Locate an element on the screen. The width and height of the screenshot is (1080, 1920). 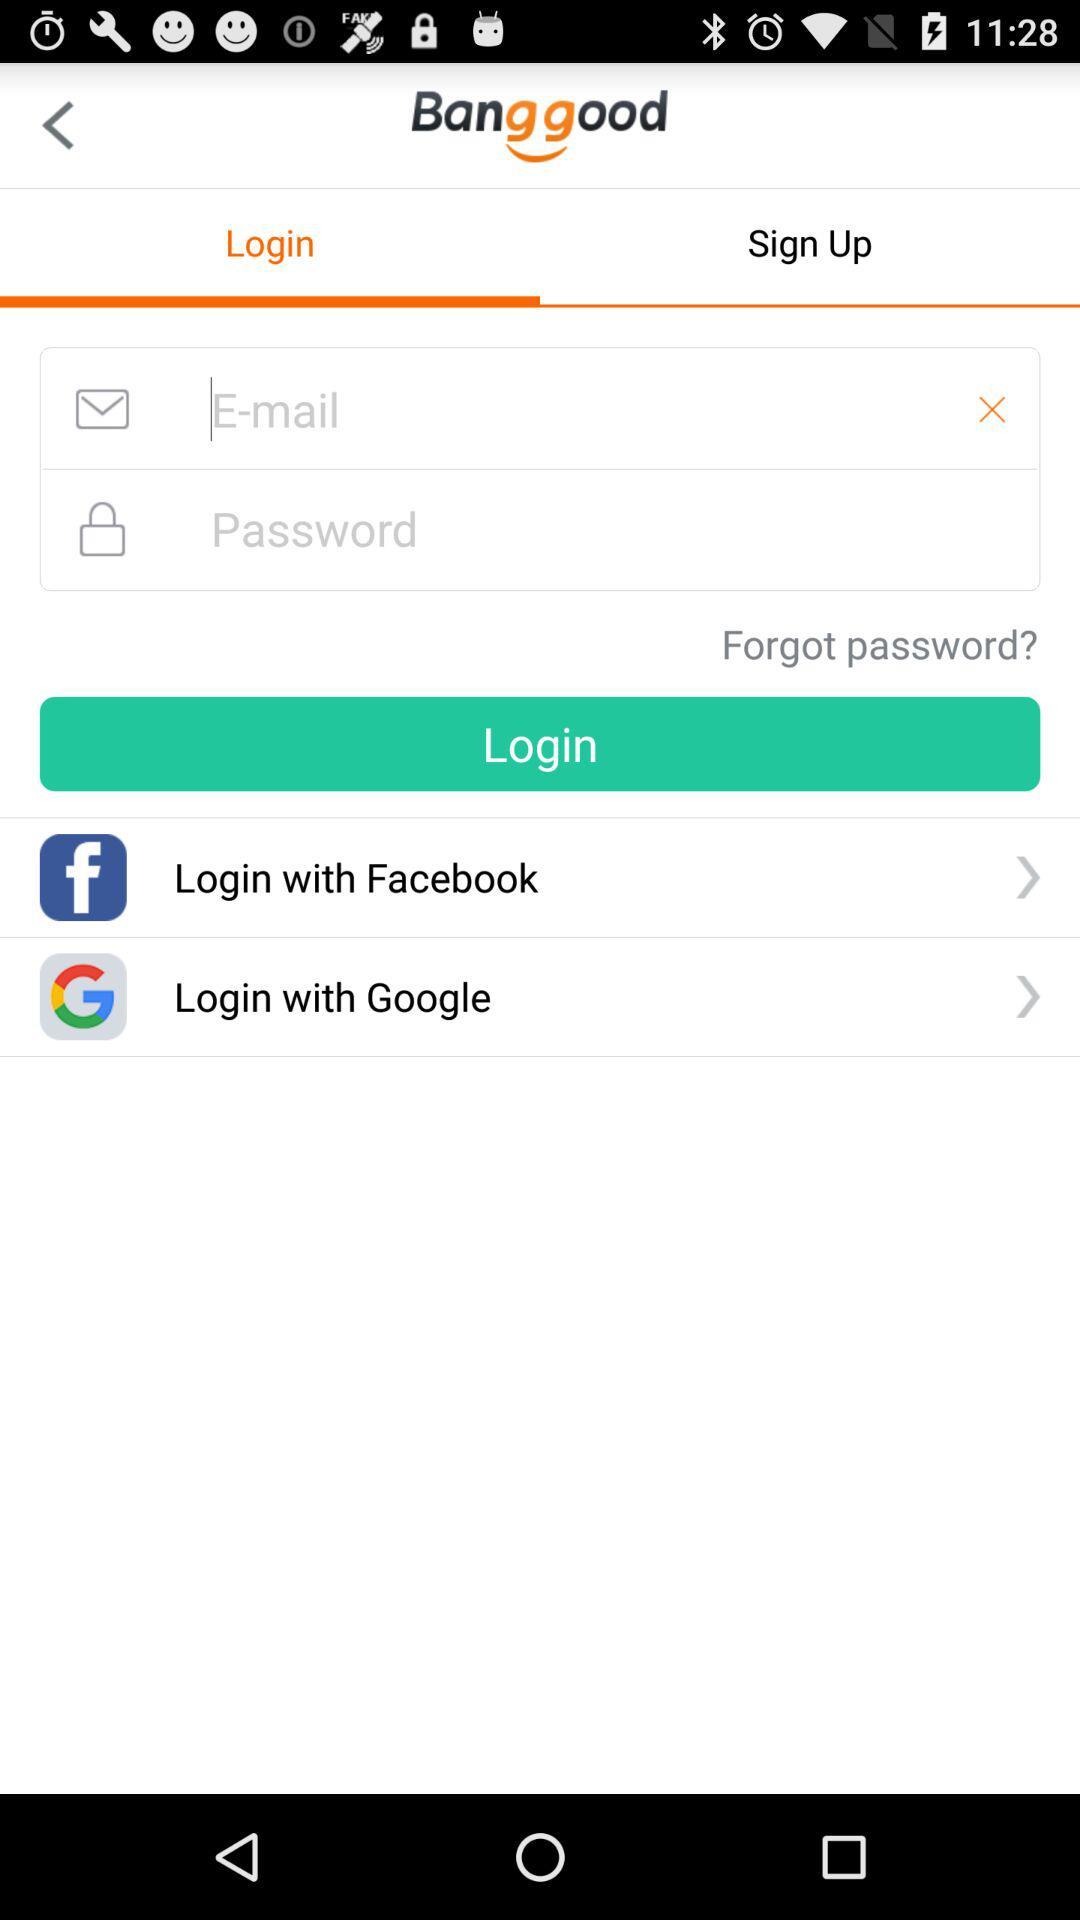
the button to the right of login is located at coordinates (810, 241).